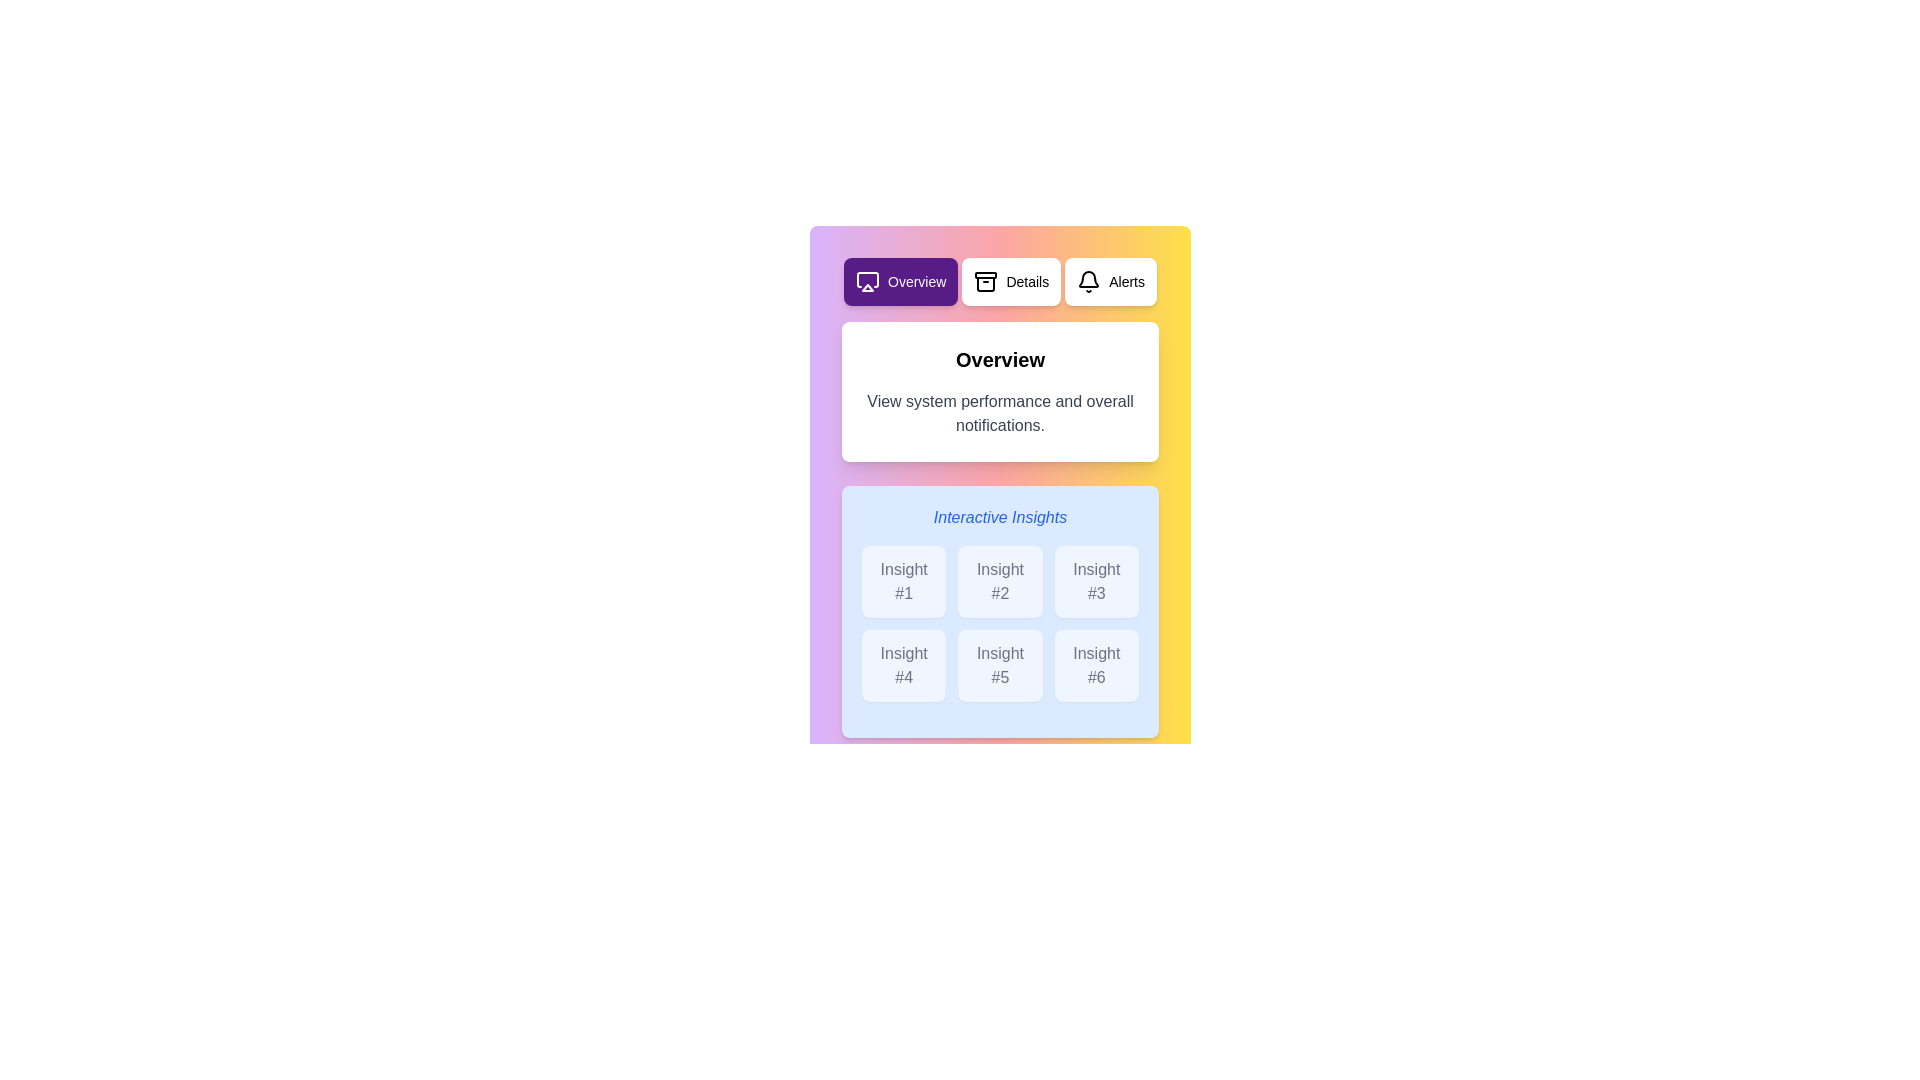 This screenshot has width=1920, height=1080. What do you see at coordinates (900, 281) in the screenshot?
I see `the Overview tab to view its content` at bounding box center [900, 281].